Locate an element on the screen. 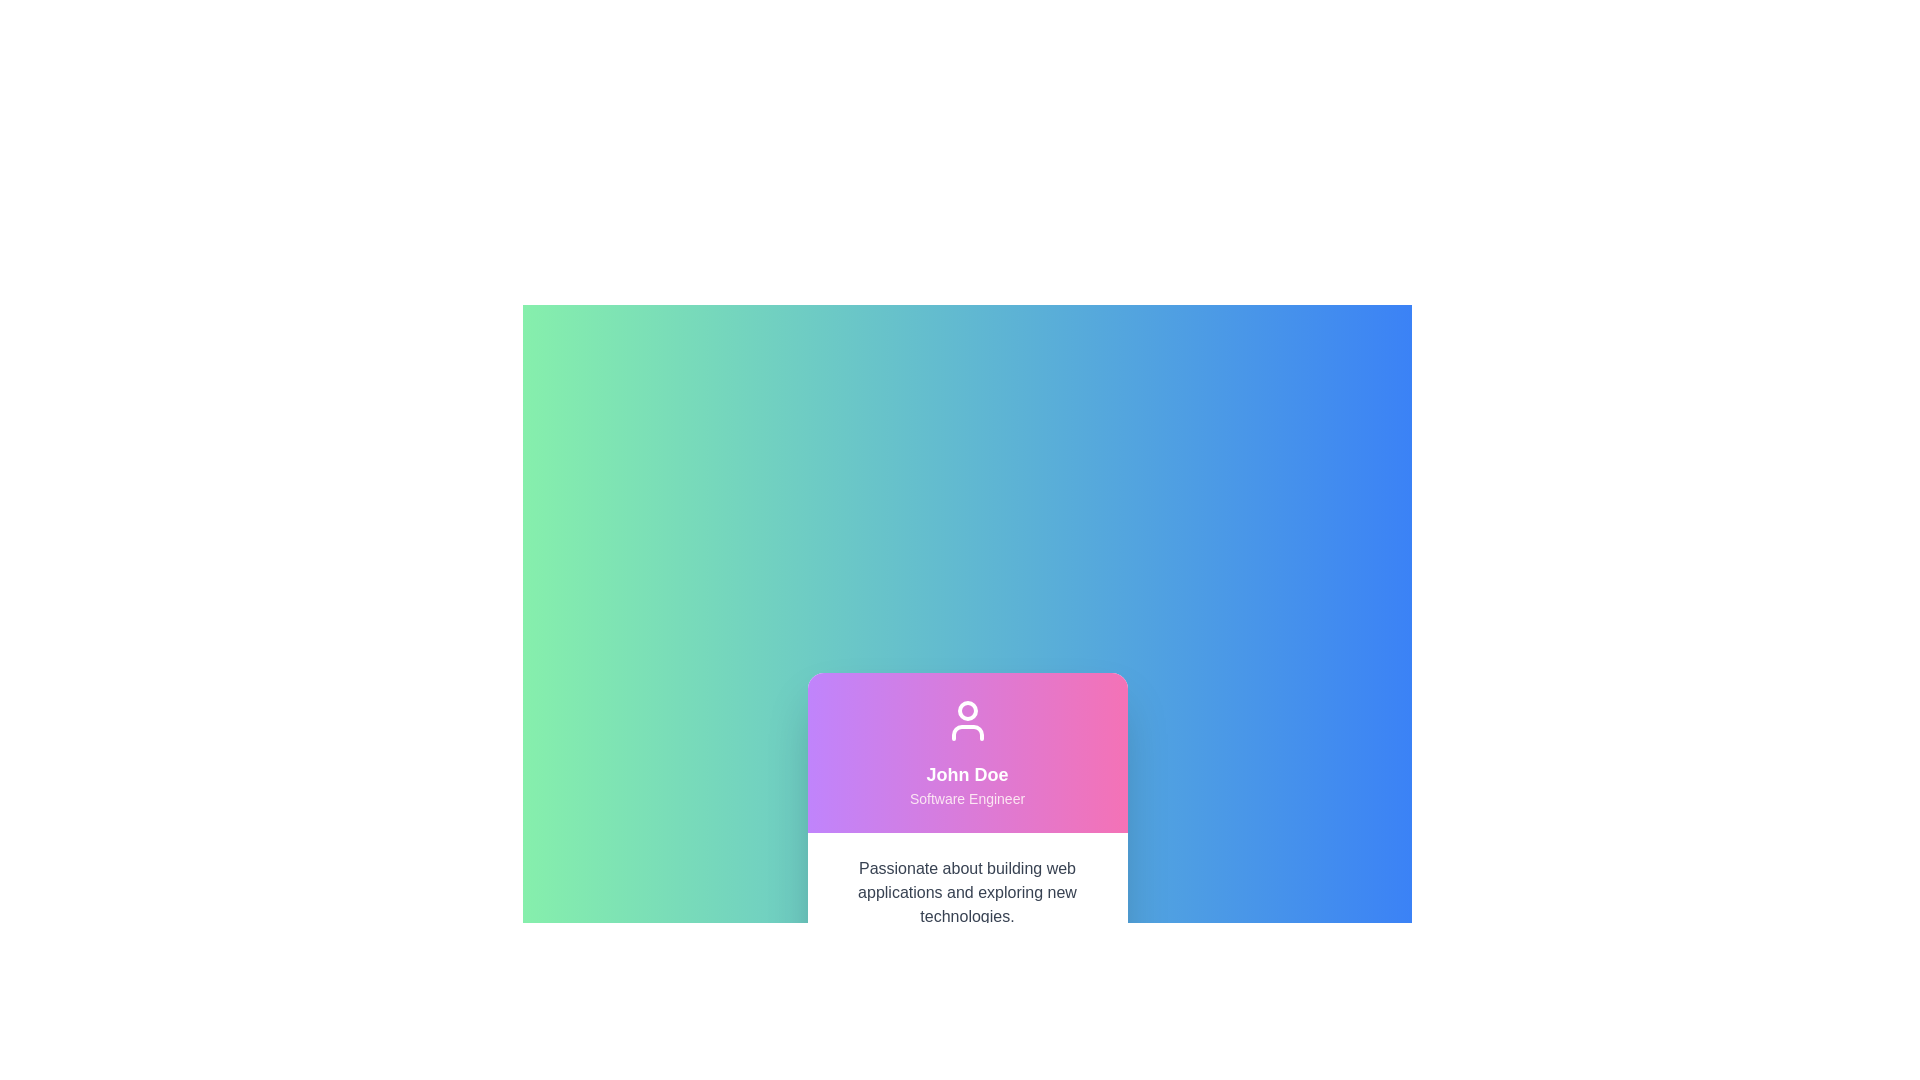  the text label that reads 'Software Engineer', which is styled with a small font size and light pink color, located directly below 'John Doe' within a gradient background transitioning from purple to pink is located at coordinates (967, 797).